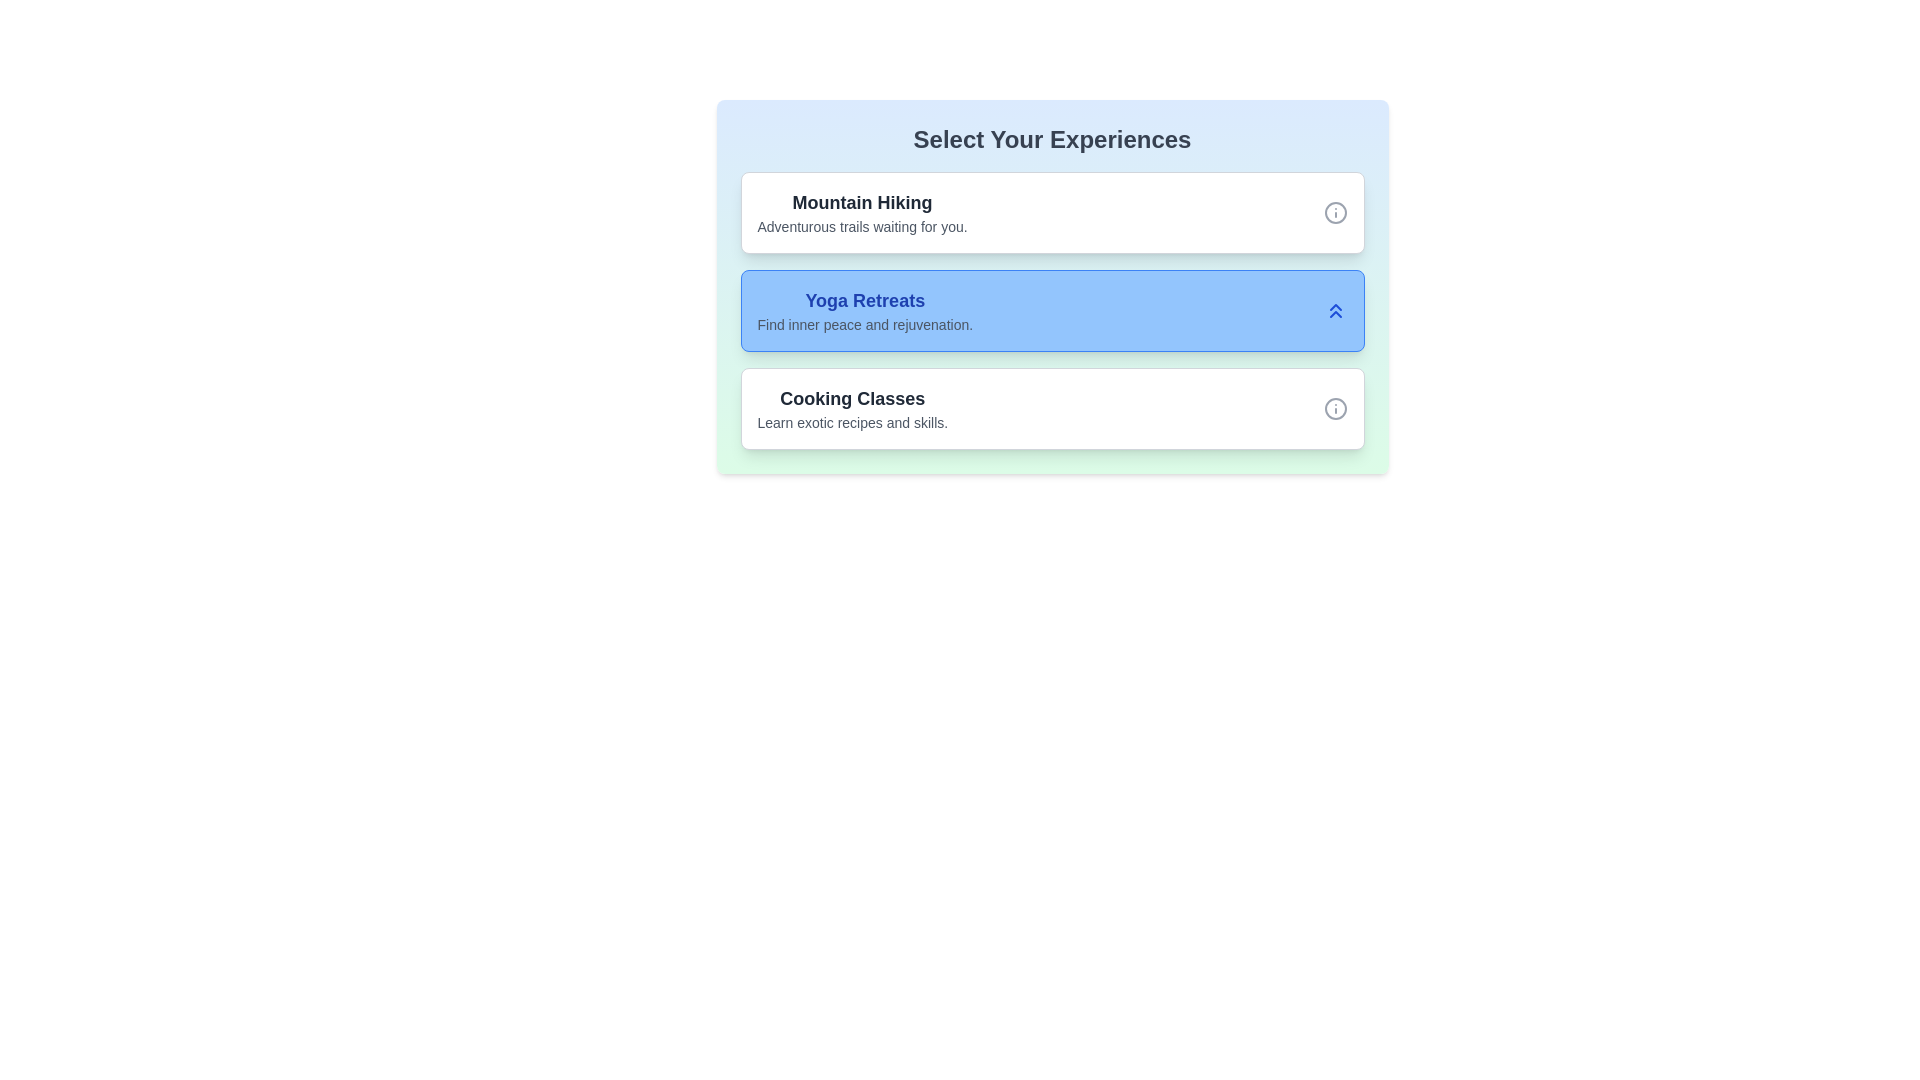 The height and width of the screenshot is (1080, 1920). Describe the element at coordinates (862, 212) in the screenshot. I see `the item Mountain Hiking` at that location.